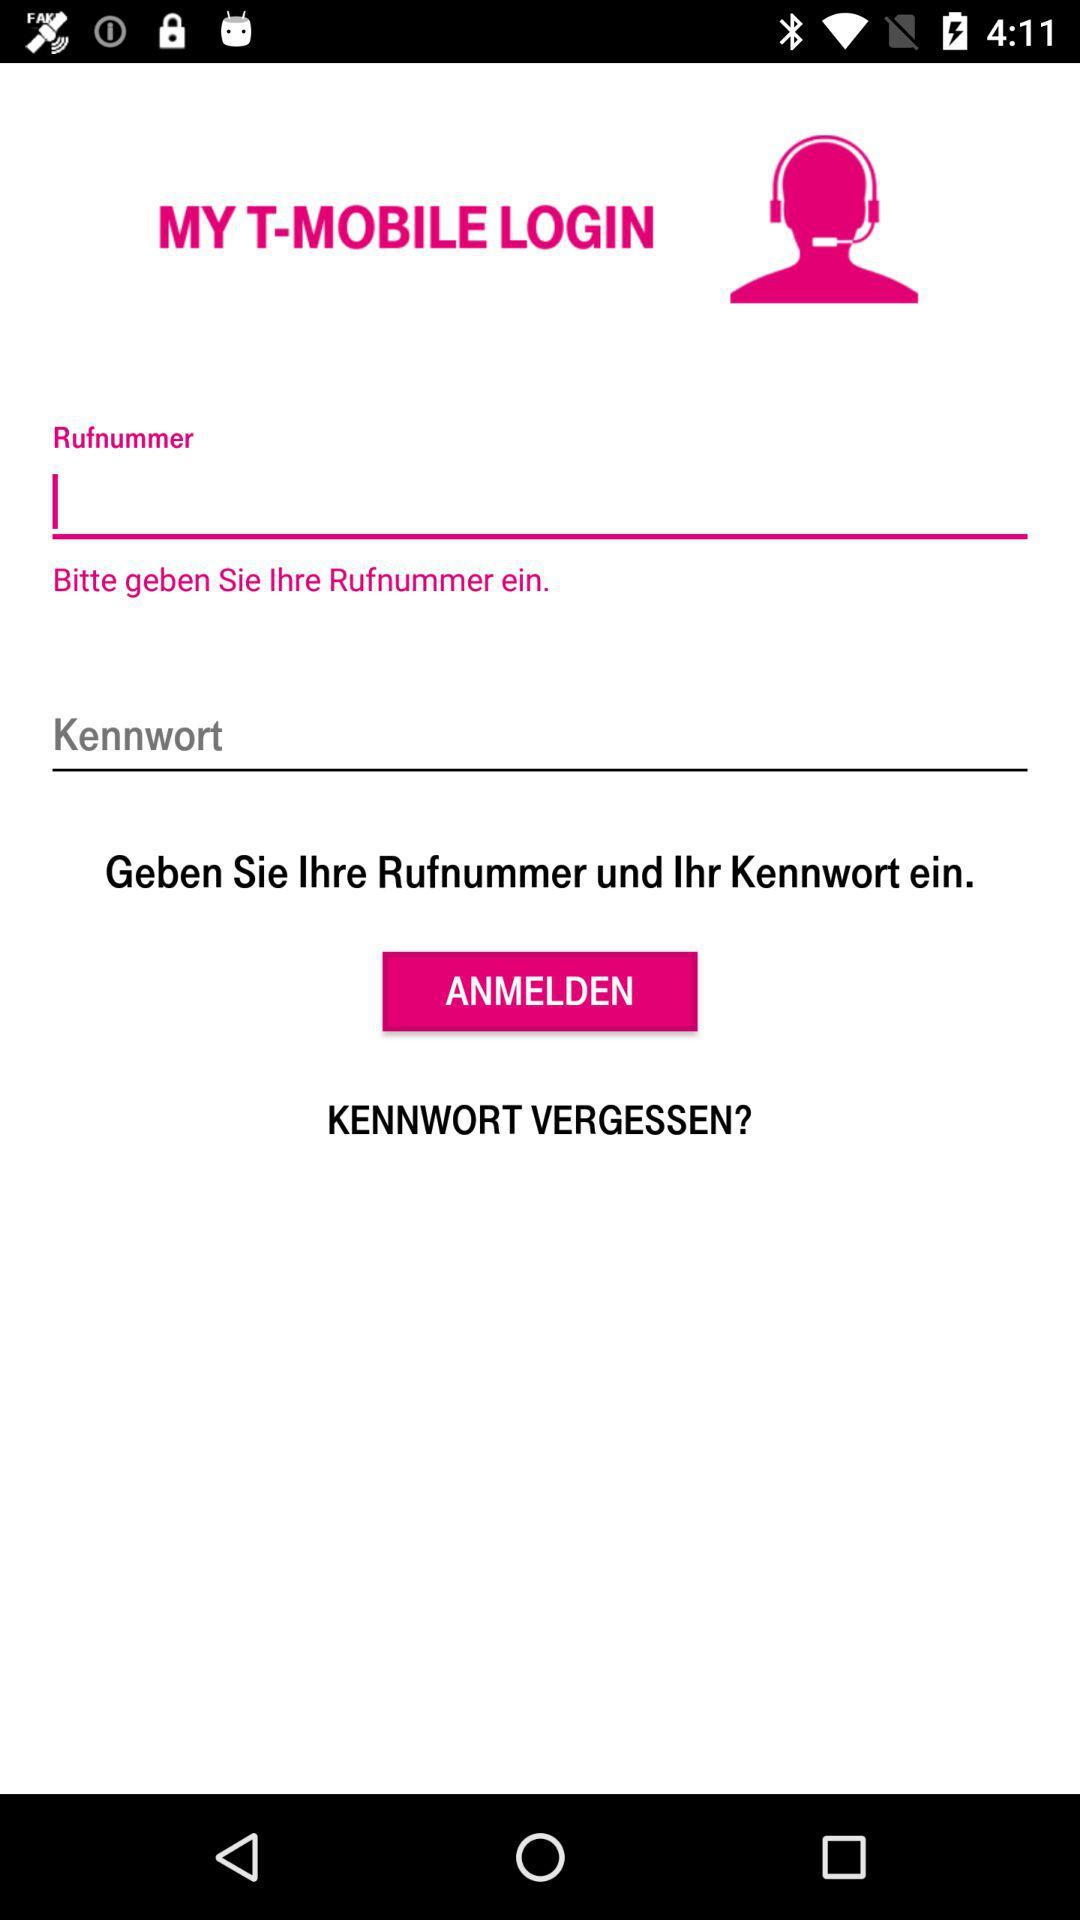  Describe the element at coordinates (540, 736) in the screenshot. I see `item below bitte geben sie app` at that location.